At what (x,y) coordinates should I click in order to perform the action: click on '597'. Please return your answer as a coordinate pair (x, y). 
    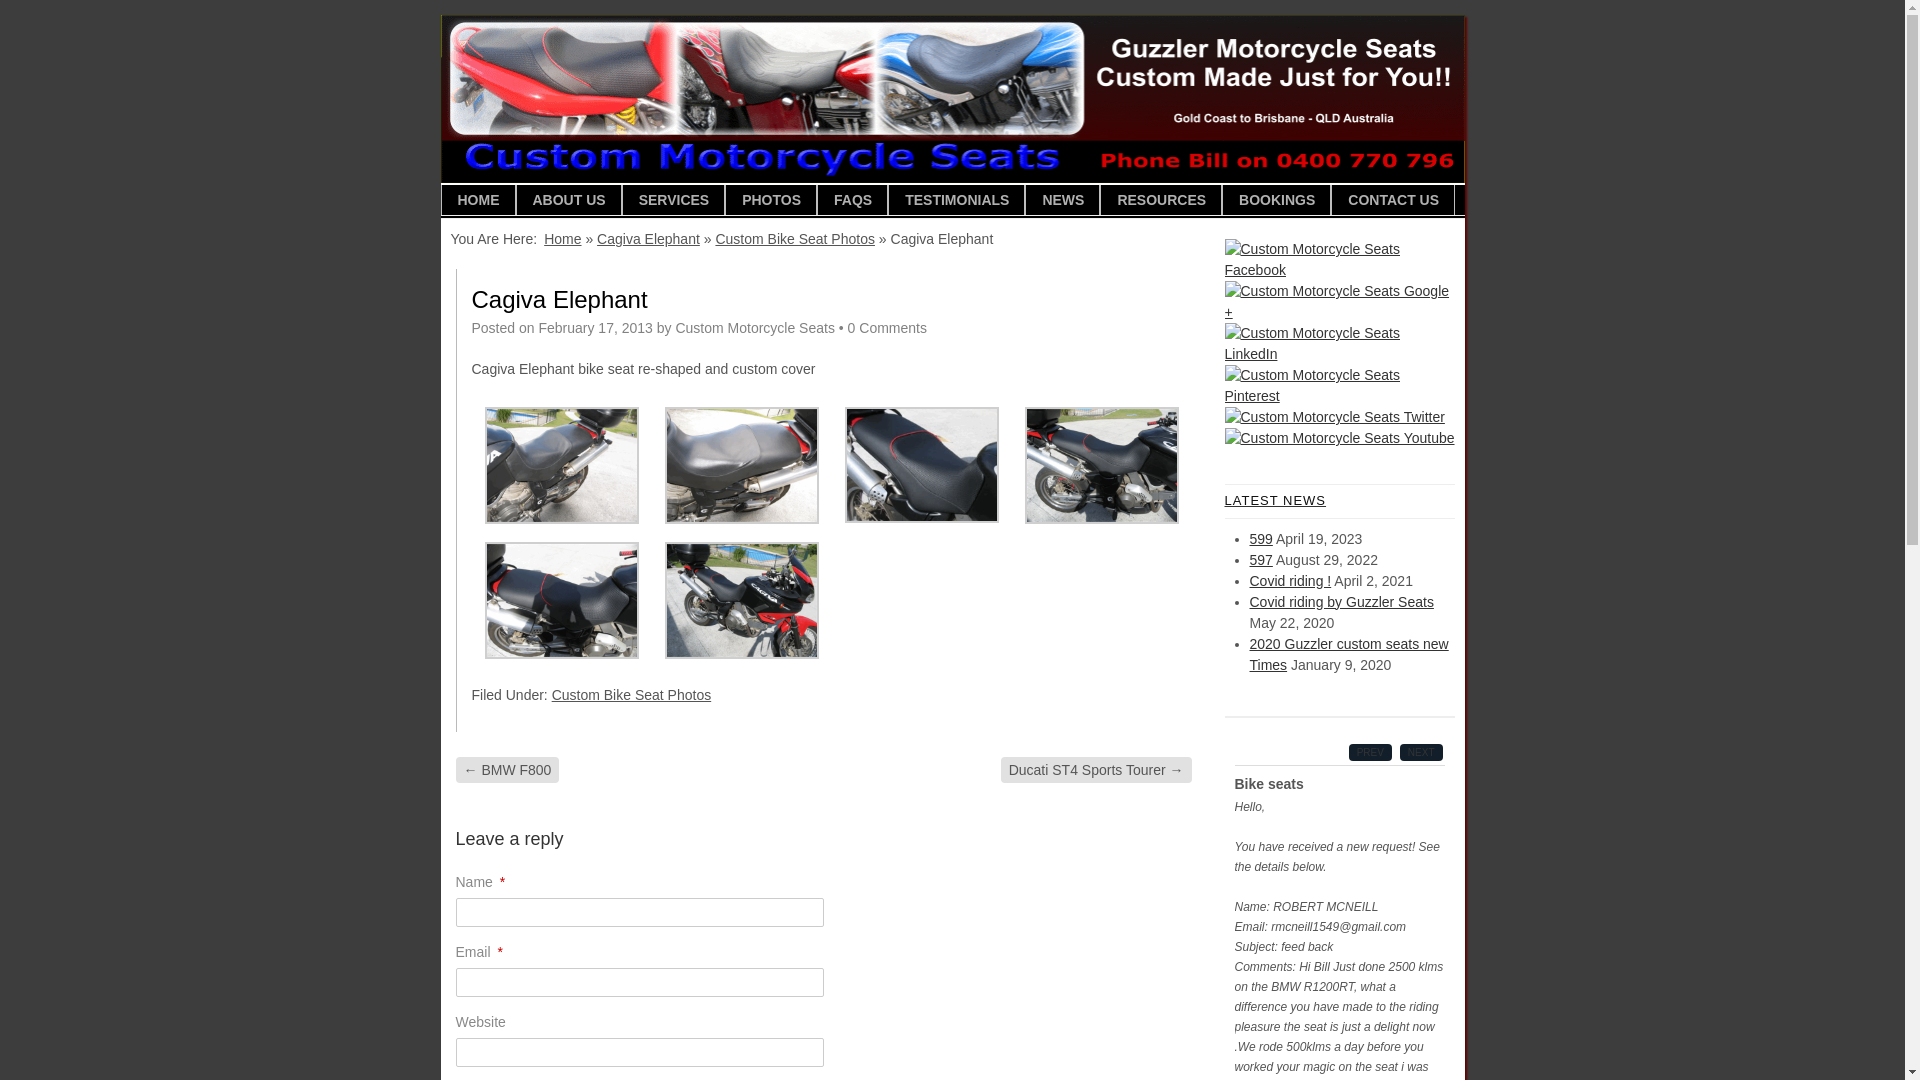
    Looking at the image, I should click on (1260, 559).